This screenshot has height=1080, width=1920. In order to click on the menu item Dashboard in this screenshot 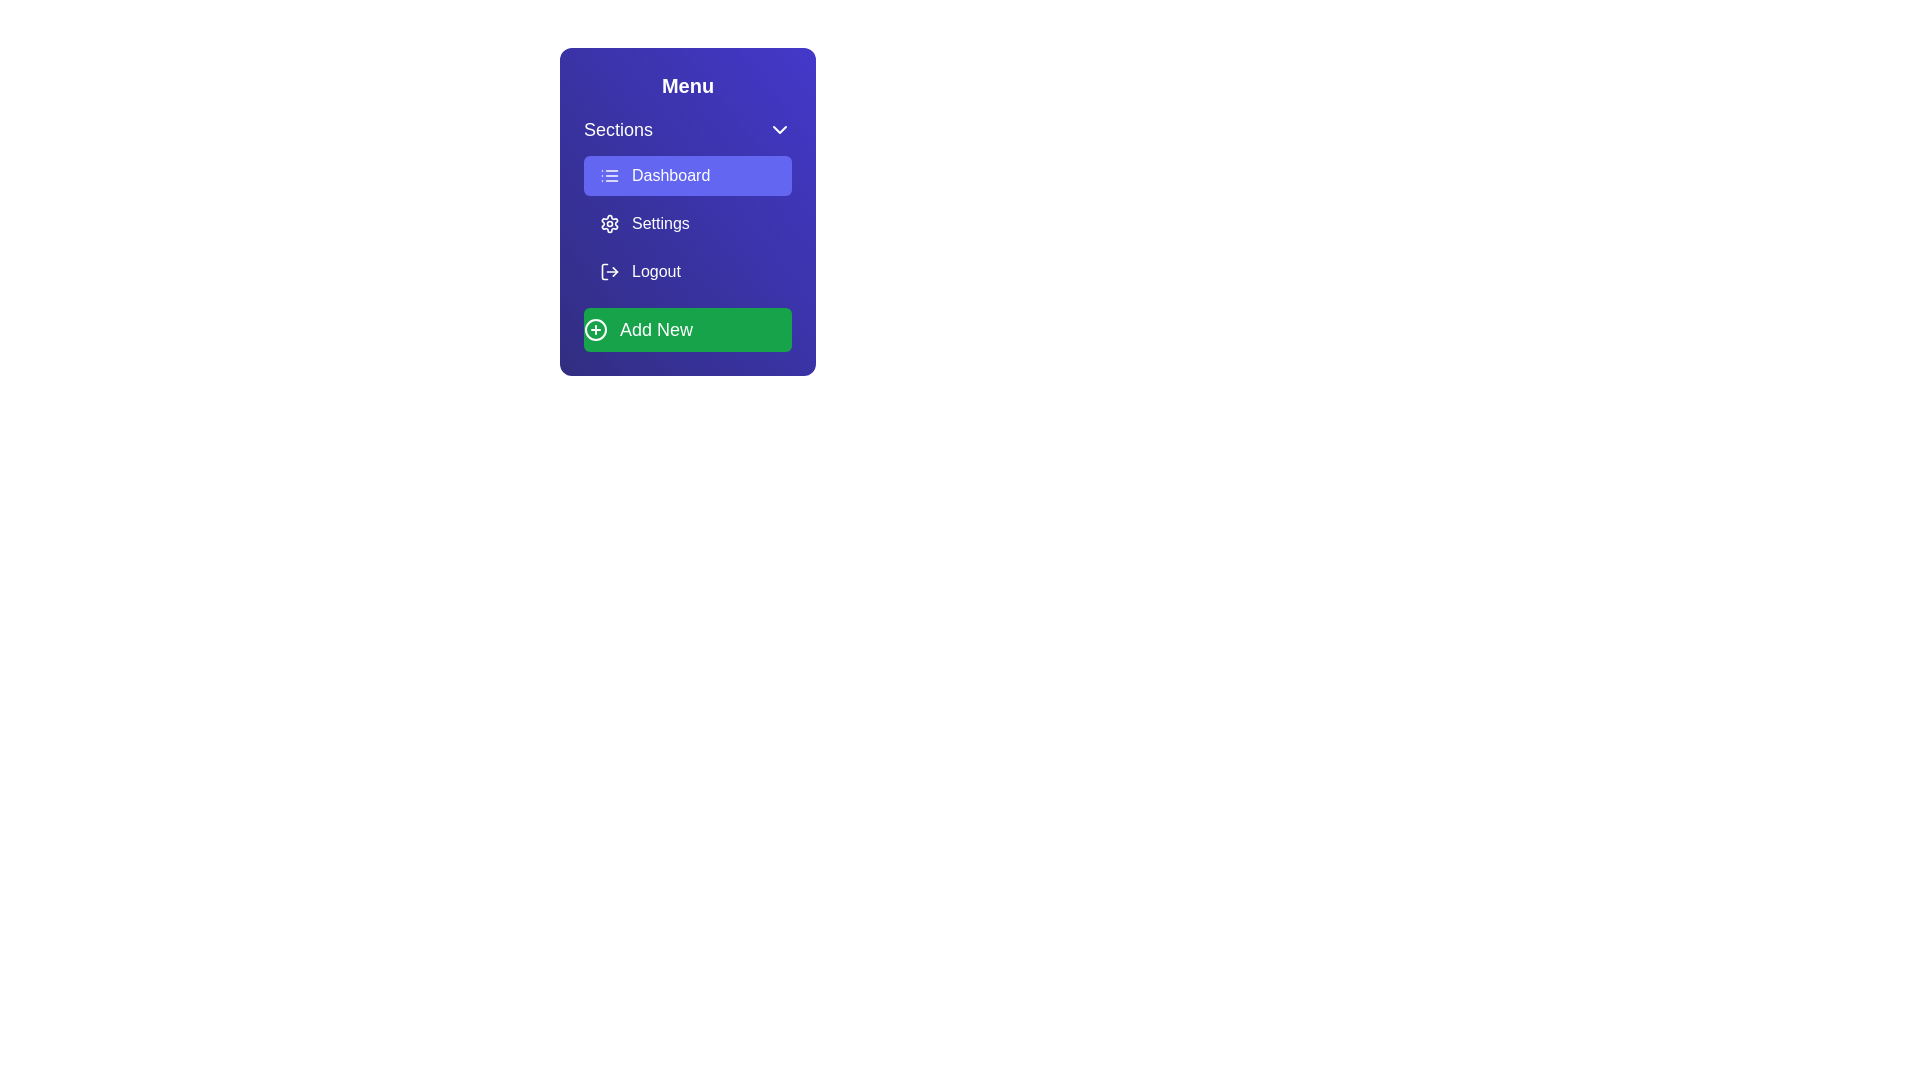, I will do `click(687, 175)`.